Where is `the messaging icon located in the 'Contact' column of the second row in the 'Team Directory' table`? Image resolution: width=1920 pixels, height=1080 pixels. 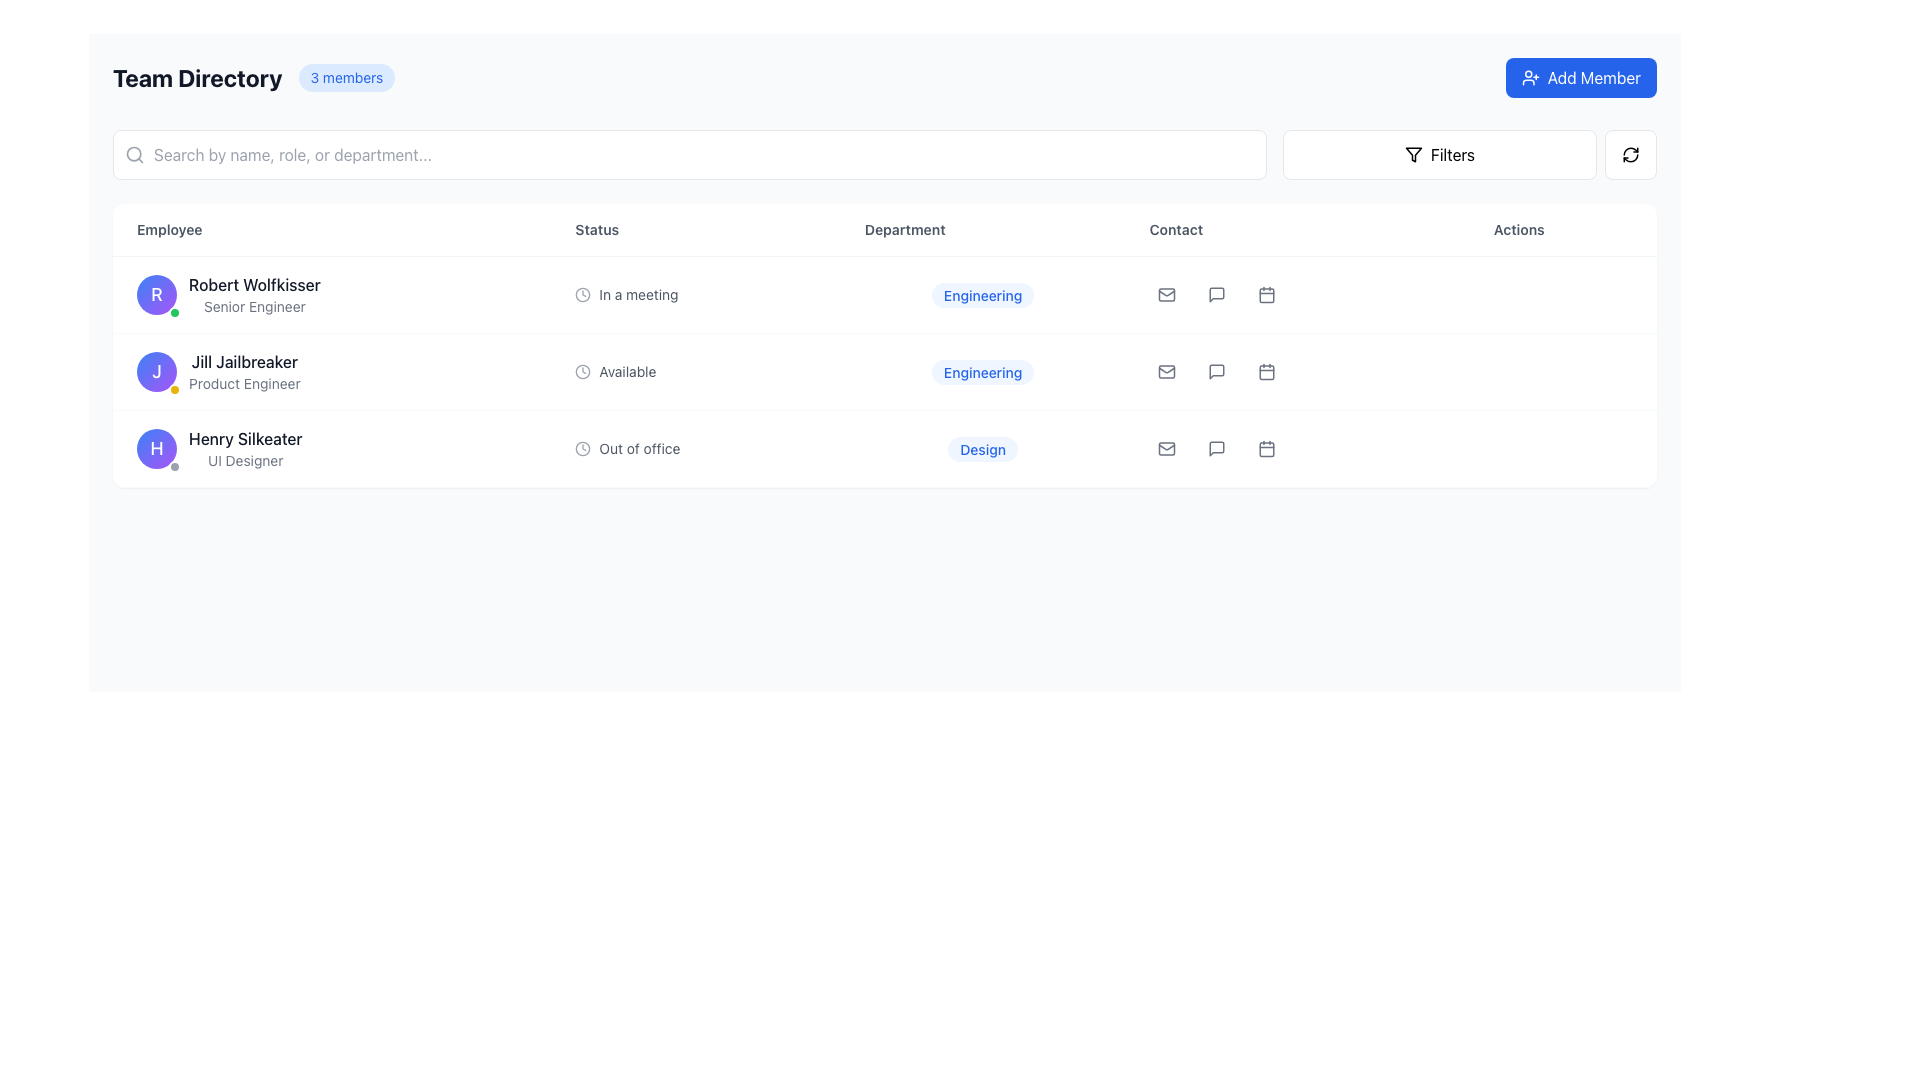 the messaging icon located in the 'Contact' column of the second row in the 'Team Directory' table is located at coordinates (1215, 371).